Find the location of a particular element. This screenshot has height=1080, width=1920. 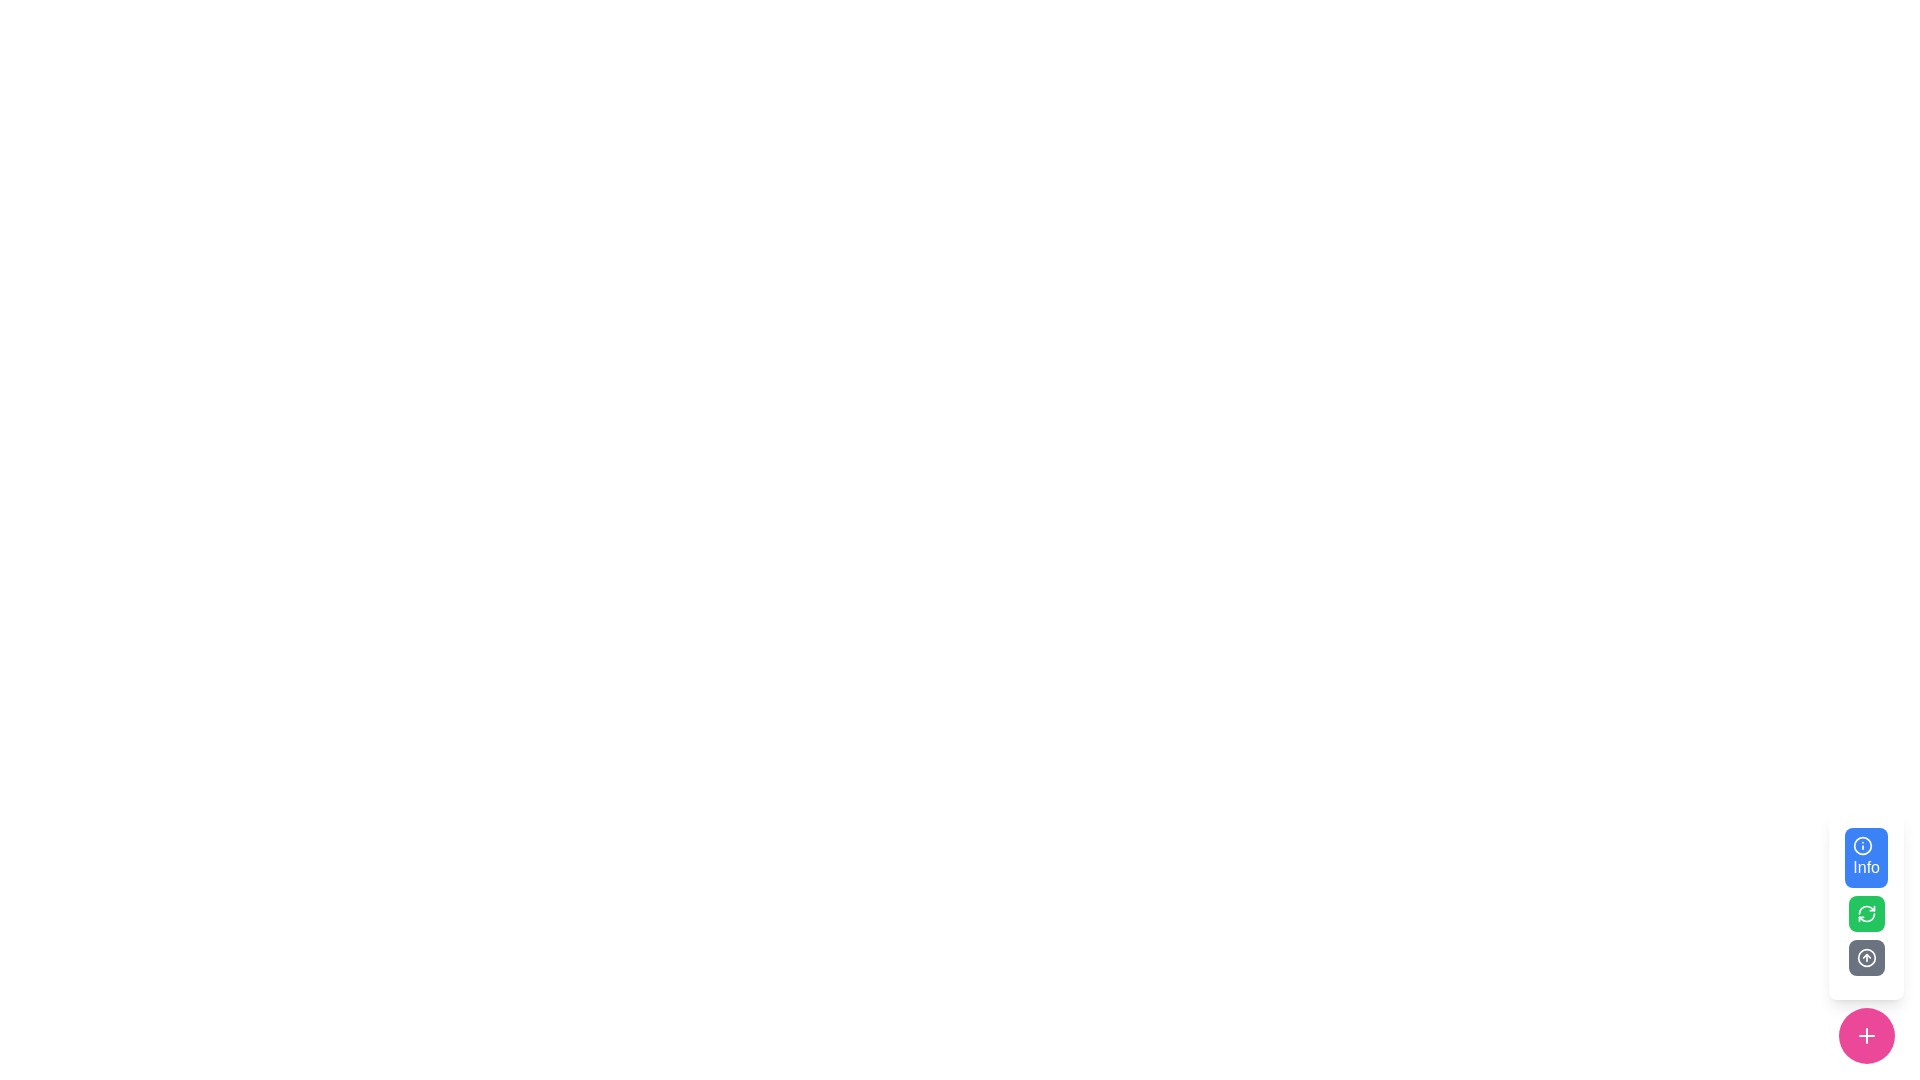

the decorative graphical component nested within the 'Info' icon located on the right-hand side of the interface near the bottom corner is located at coordinates (1862, 845).